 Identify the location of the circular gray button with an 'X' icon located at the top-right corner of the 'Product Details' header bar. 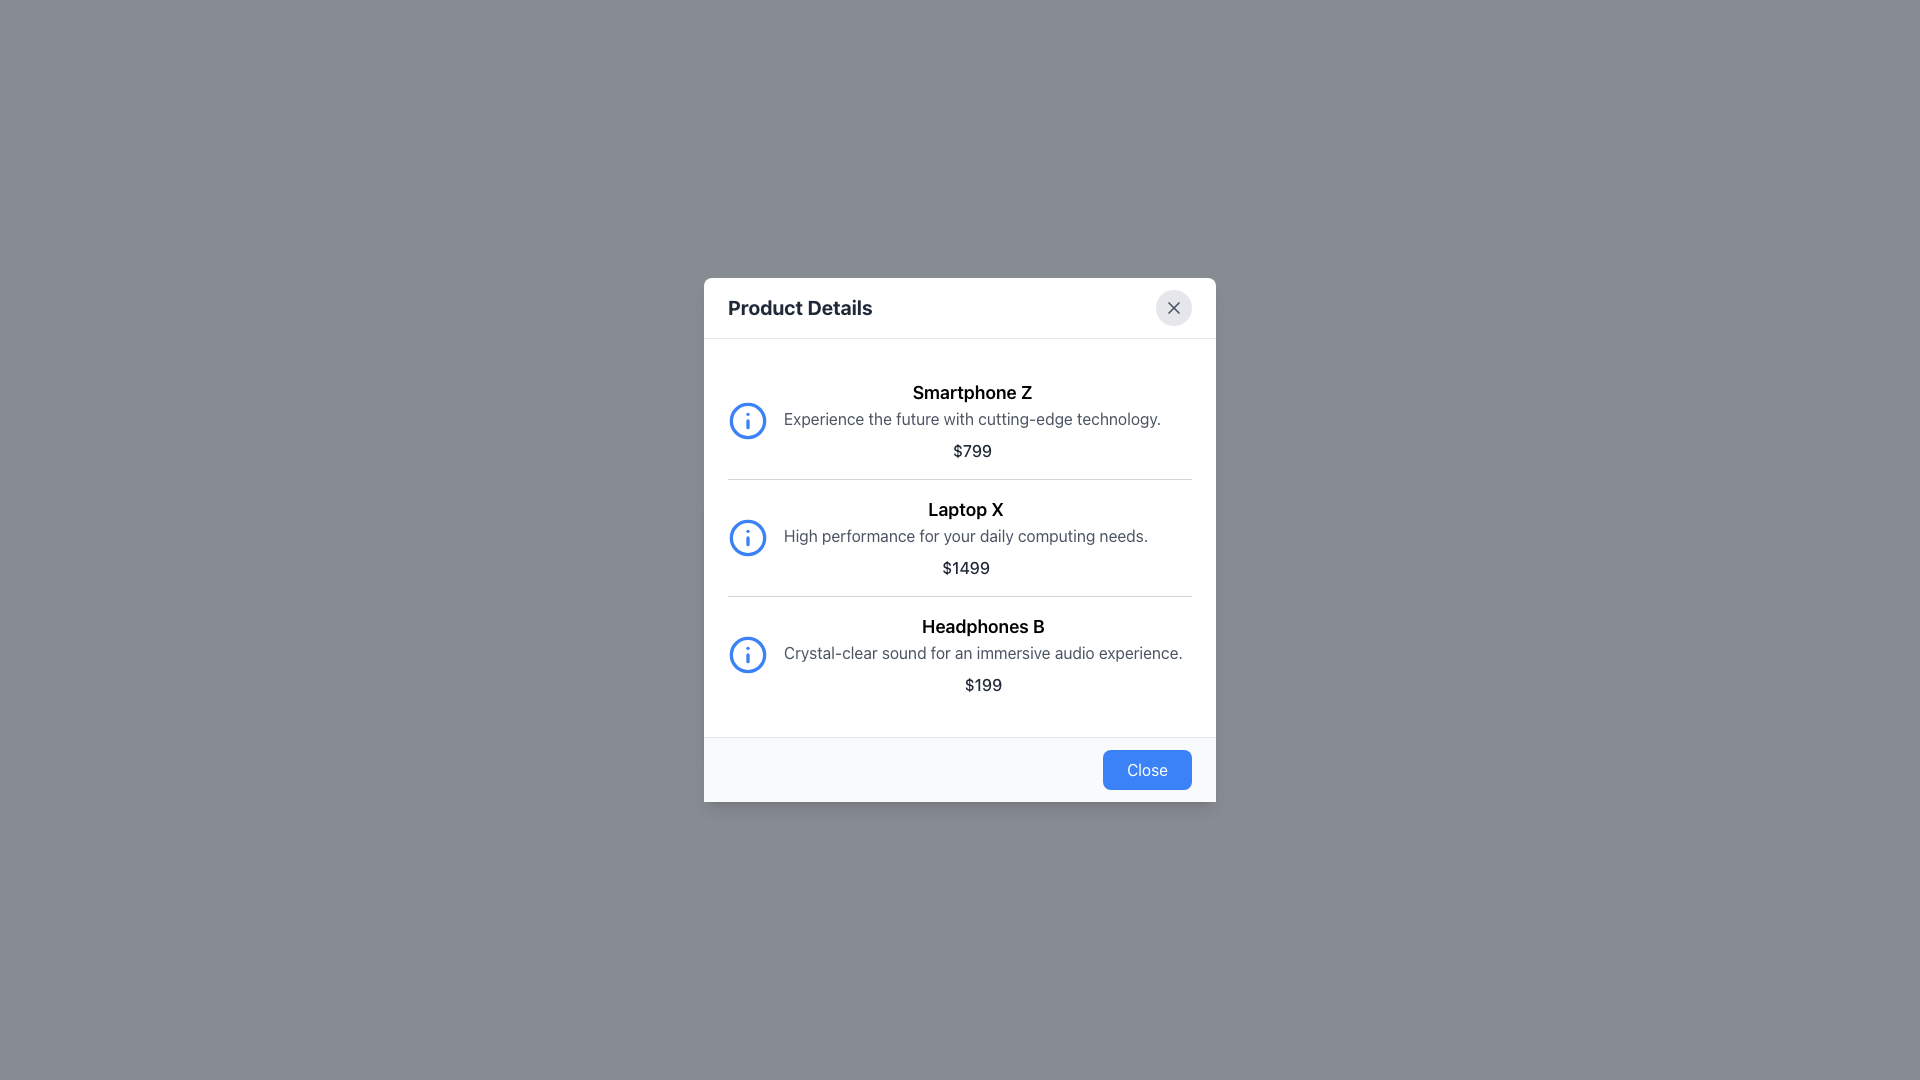
(1174, 308).